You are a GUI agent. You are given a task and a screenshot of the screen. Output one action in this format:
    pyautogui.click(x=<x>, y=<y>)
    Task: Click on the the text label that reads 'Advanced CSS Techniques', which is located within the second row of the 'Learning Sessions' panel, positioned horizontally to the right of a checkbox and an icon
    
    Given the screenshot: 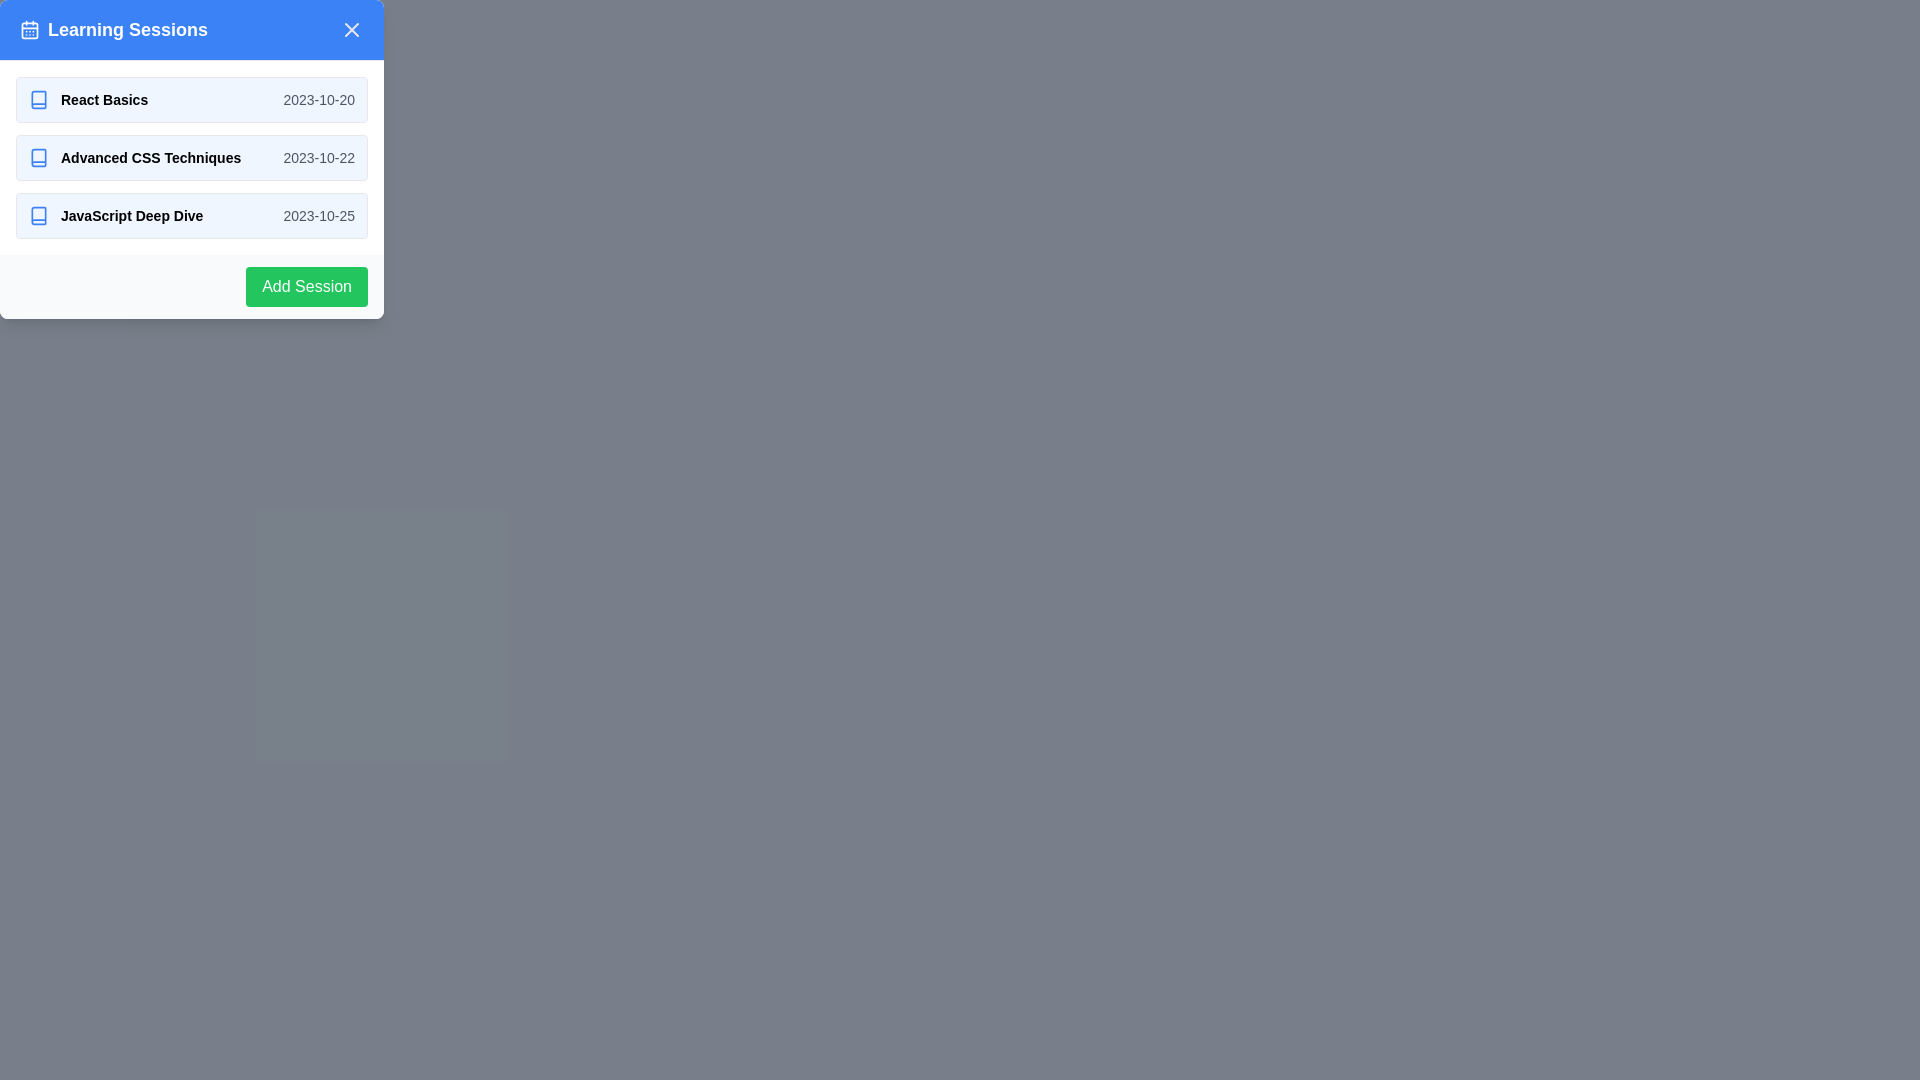 What is the action you would take?
    pyautogui.click(x=150, y=157)
    